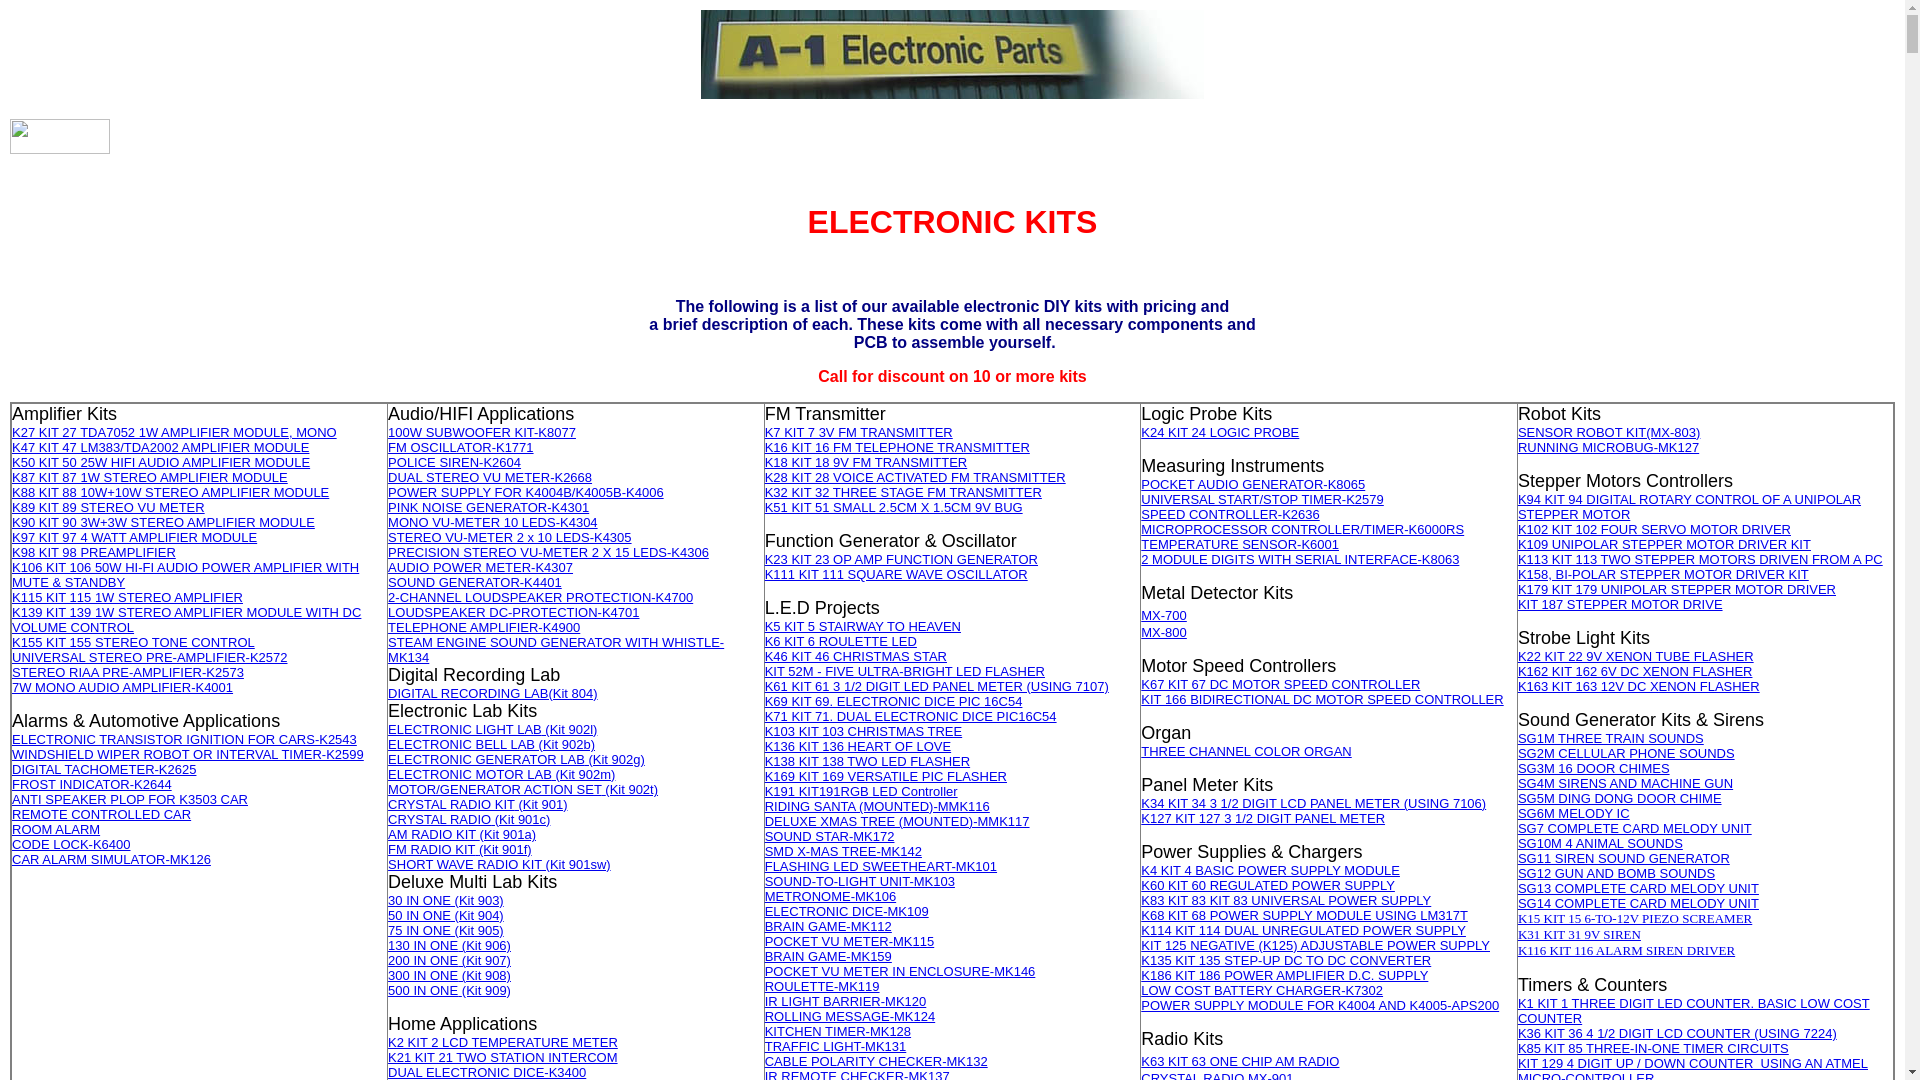 Image resolution: width=1920 pixels, height=1080 pixels. What do you see at coordinates (902, 492) in the screenshot?
I see `'K32 KIT 32 THREE STAGE FM TRANSMITTER'` at bounding box center [902, 492].